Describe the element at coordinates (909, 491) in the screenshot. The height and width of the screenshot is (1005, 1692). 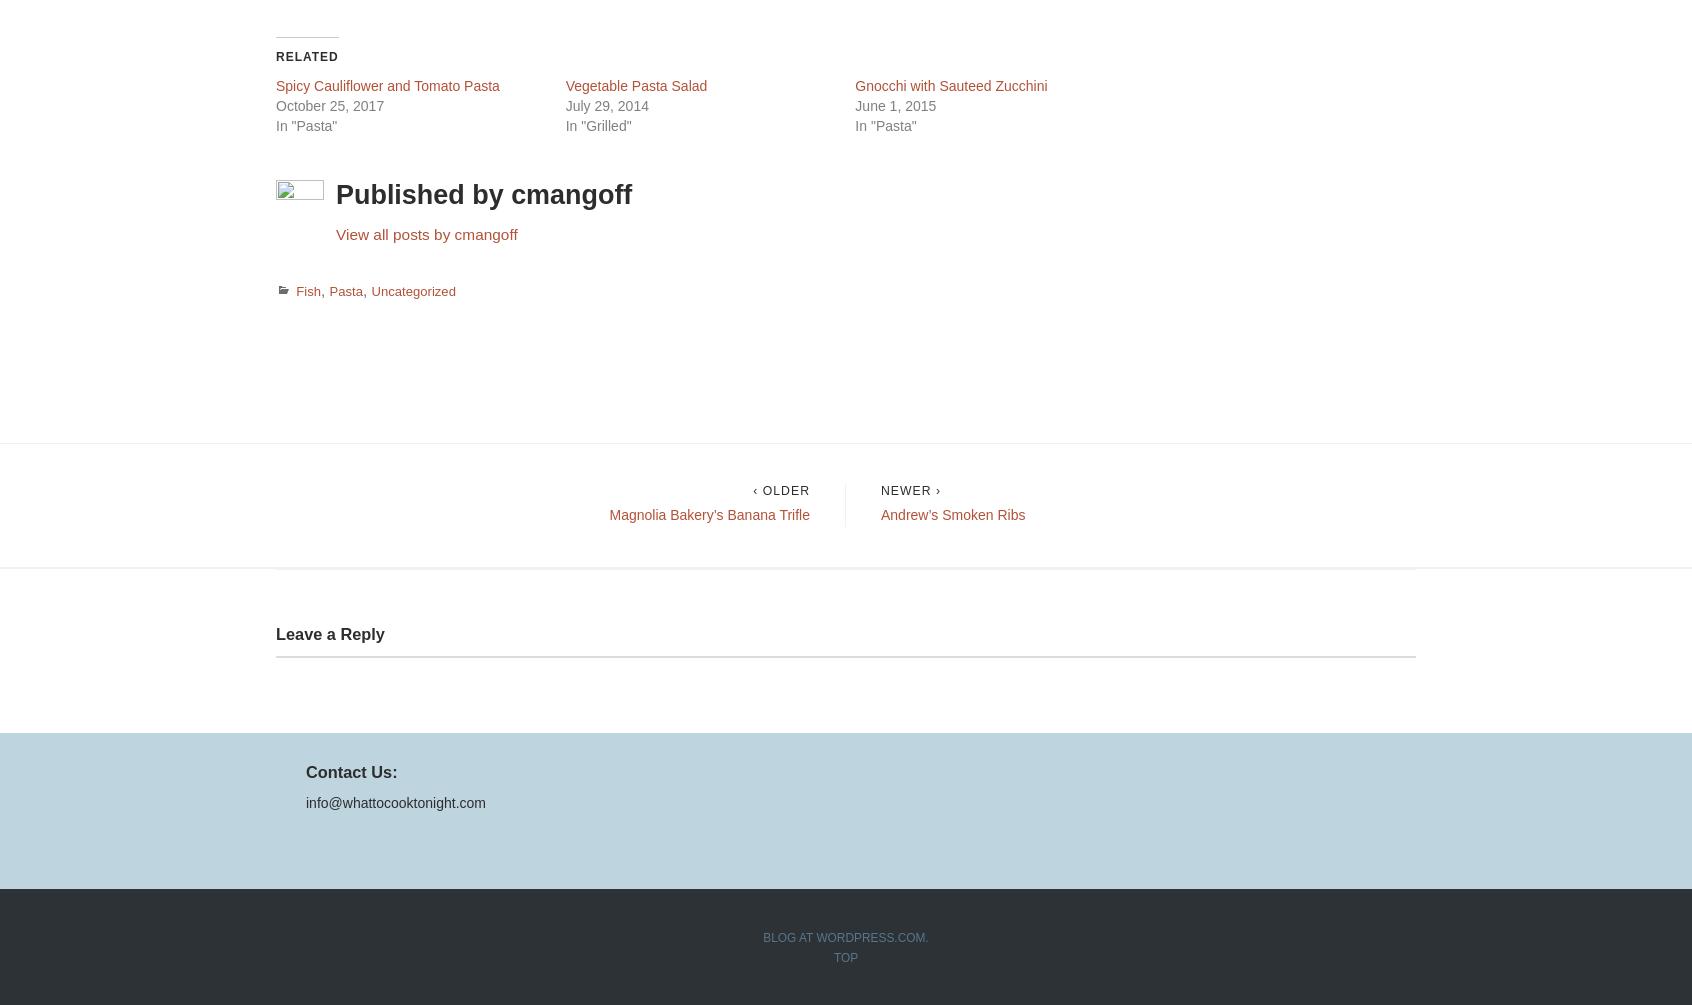
I see `'Newer ›'` at that location.